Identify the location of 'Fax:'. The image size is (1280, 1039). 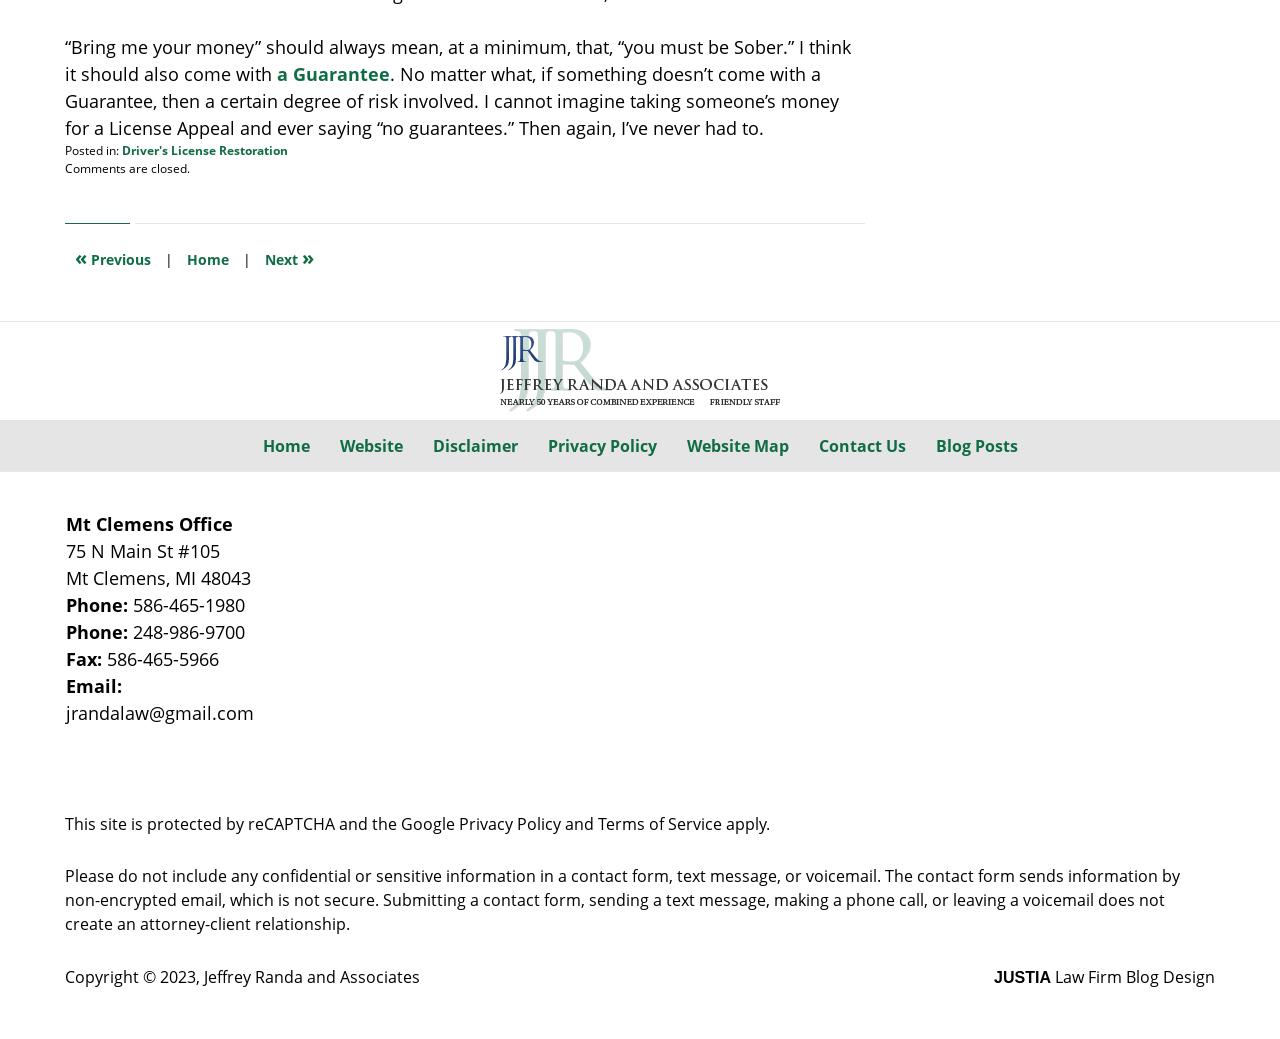
(85, 657).